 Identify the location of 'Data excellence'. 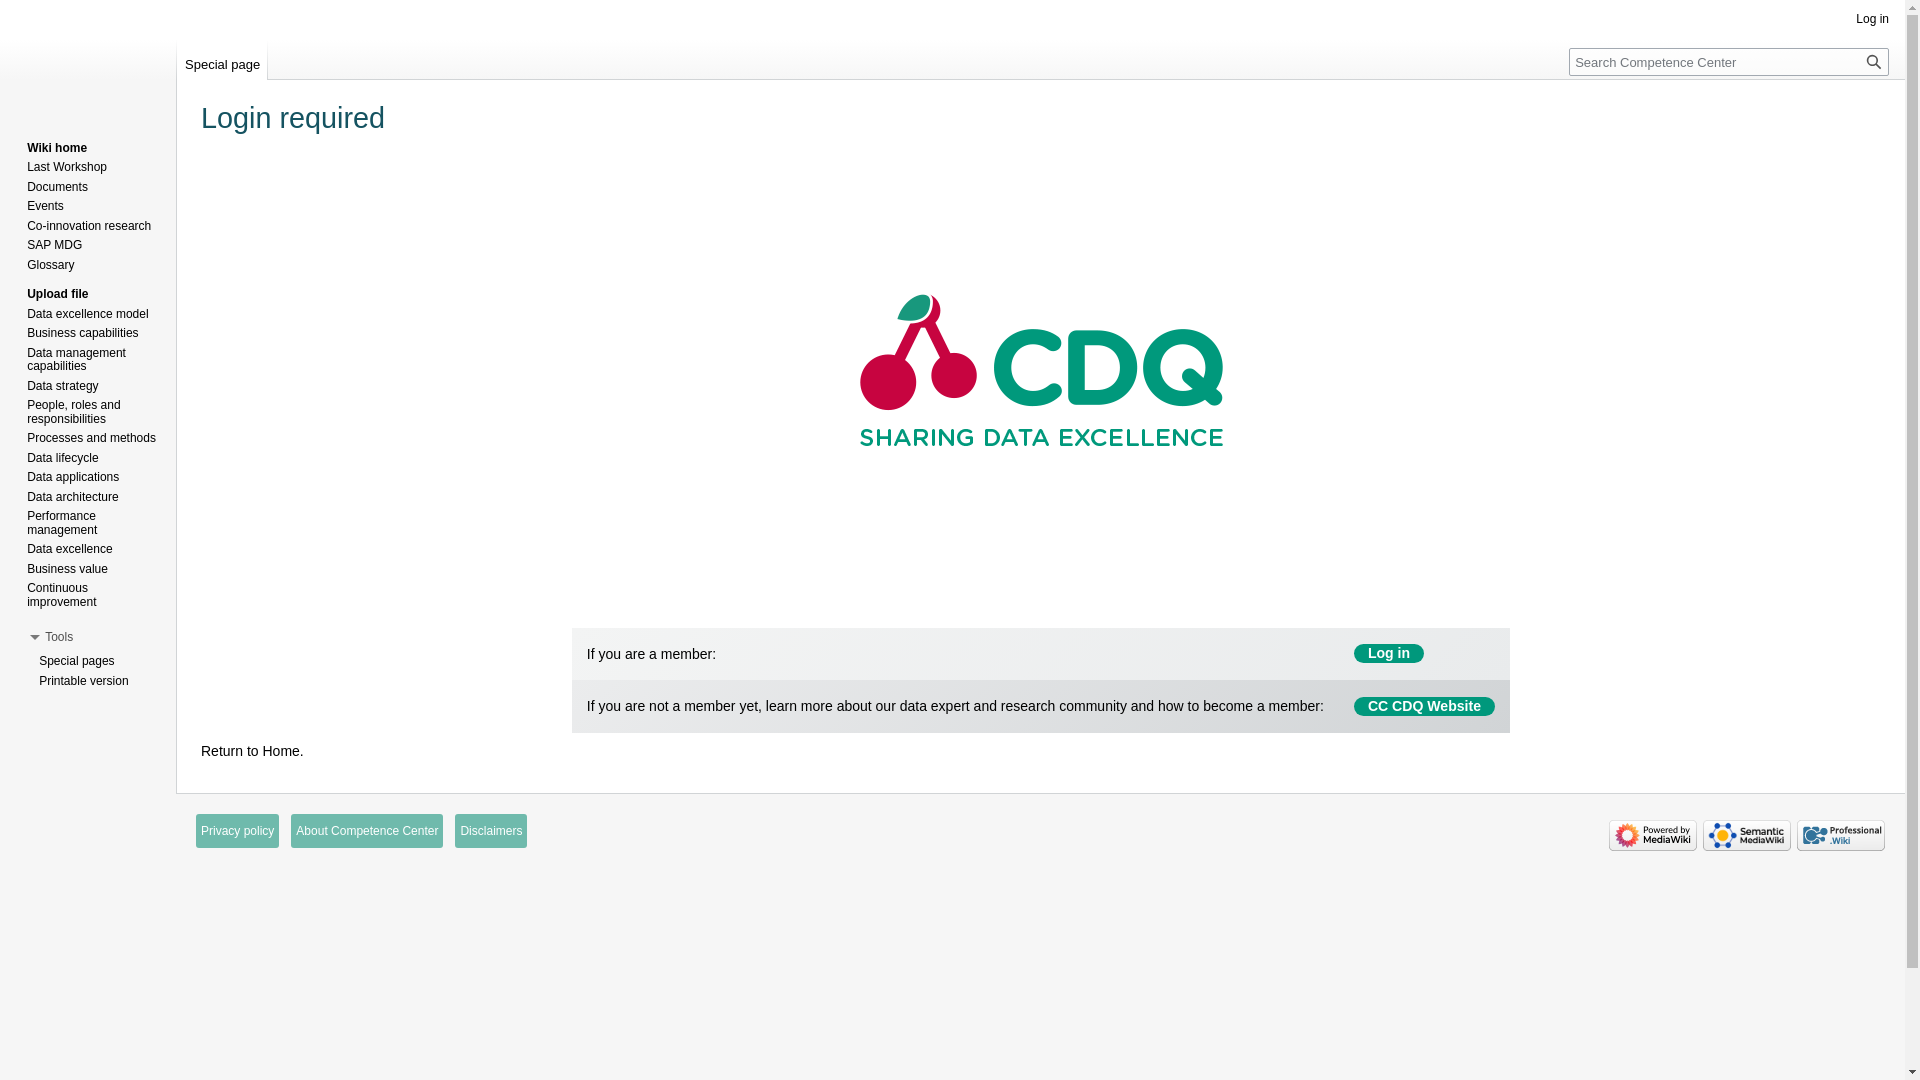
(27, 548).